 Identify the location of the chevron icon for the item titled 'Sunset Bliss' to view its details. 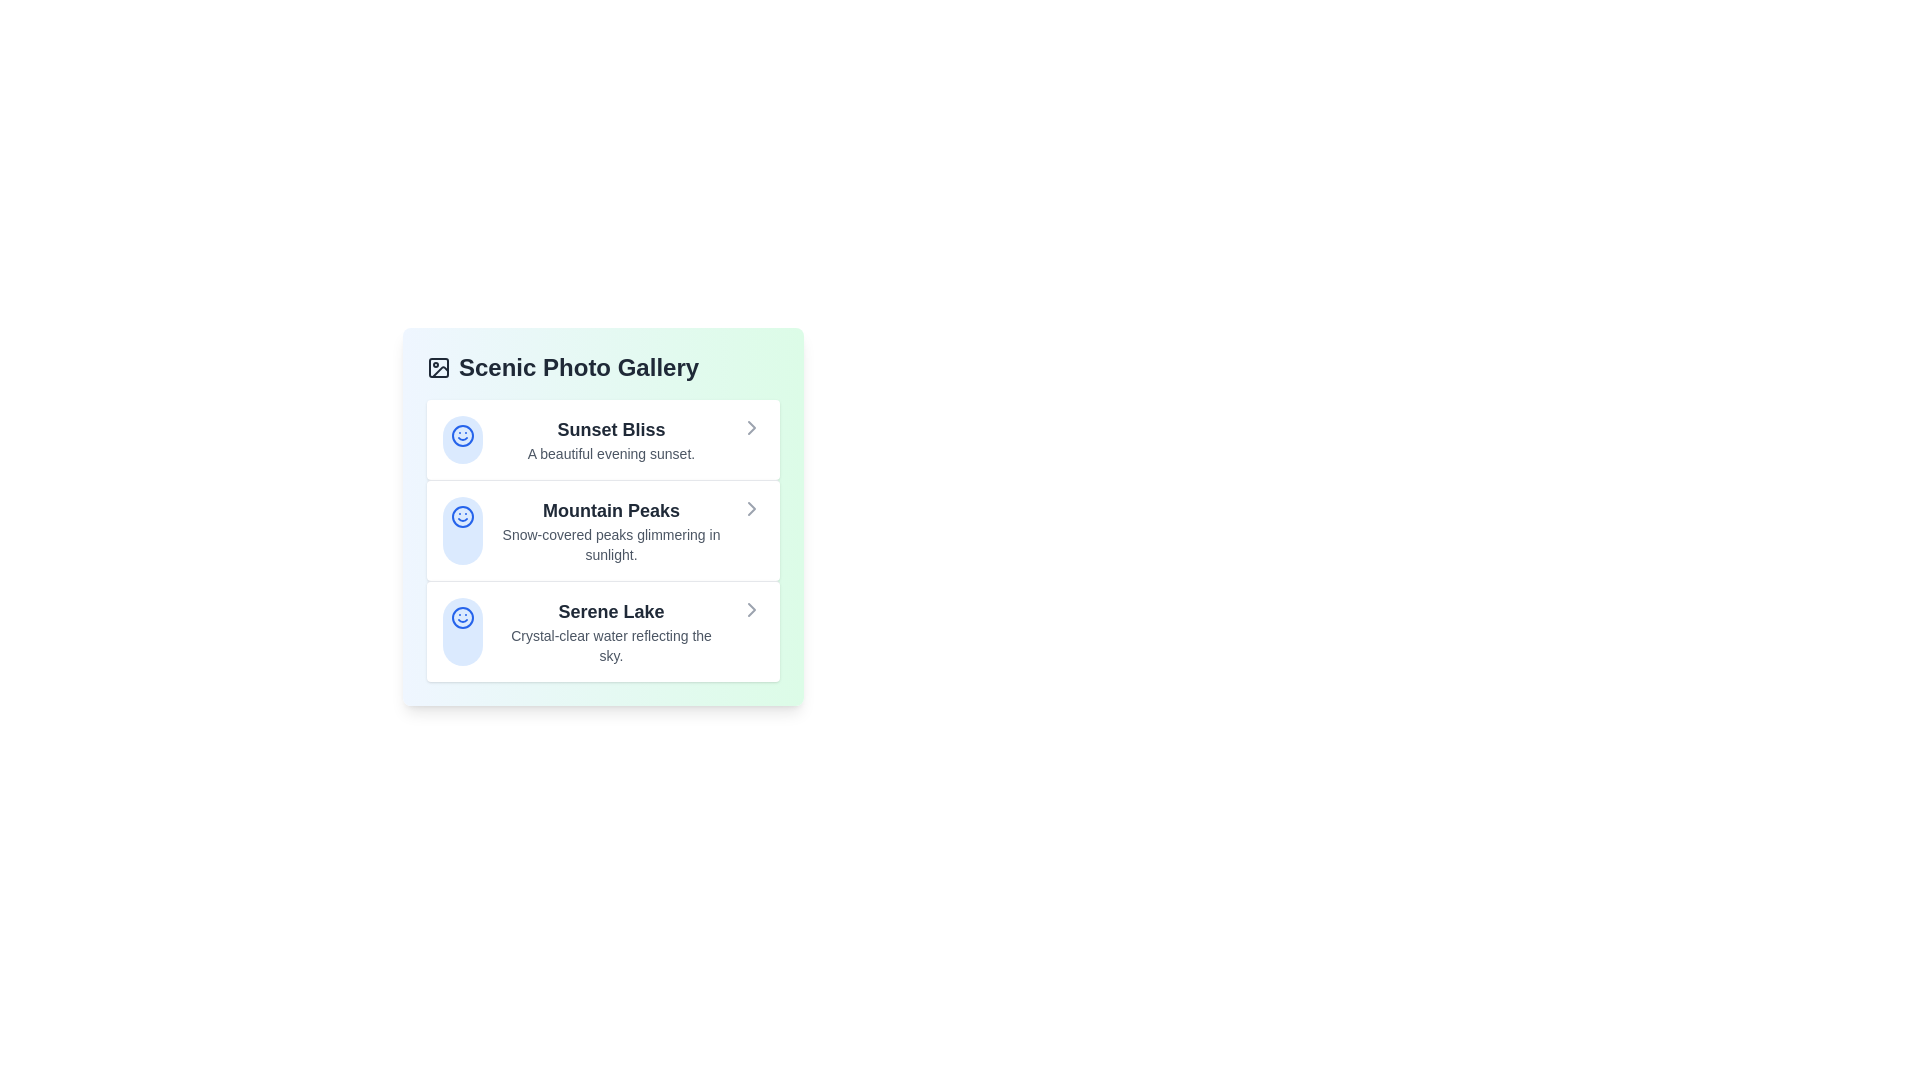
(751, 427).